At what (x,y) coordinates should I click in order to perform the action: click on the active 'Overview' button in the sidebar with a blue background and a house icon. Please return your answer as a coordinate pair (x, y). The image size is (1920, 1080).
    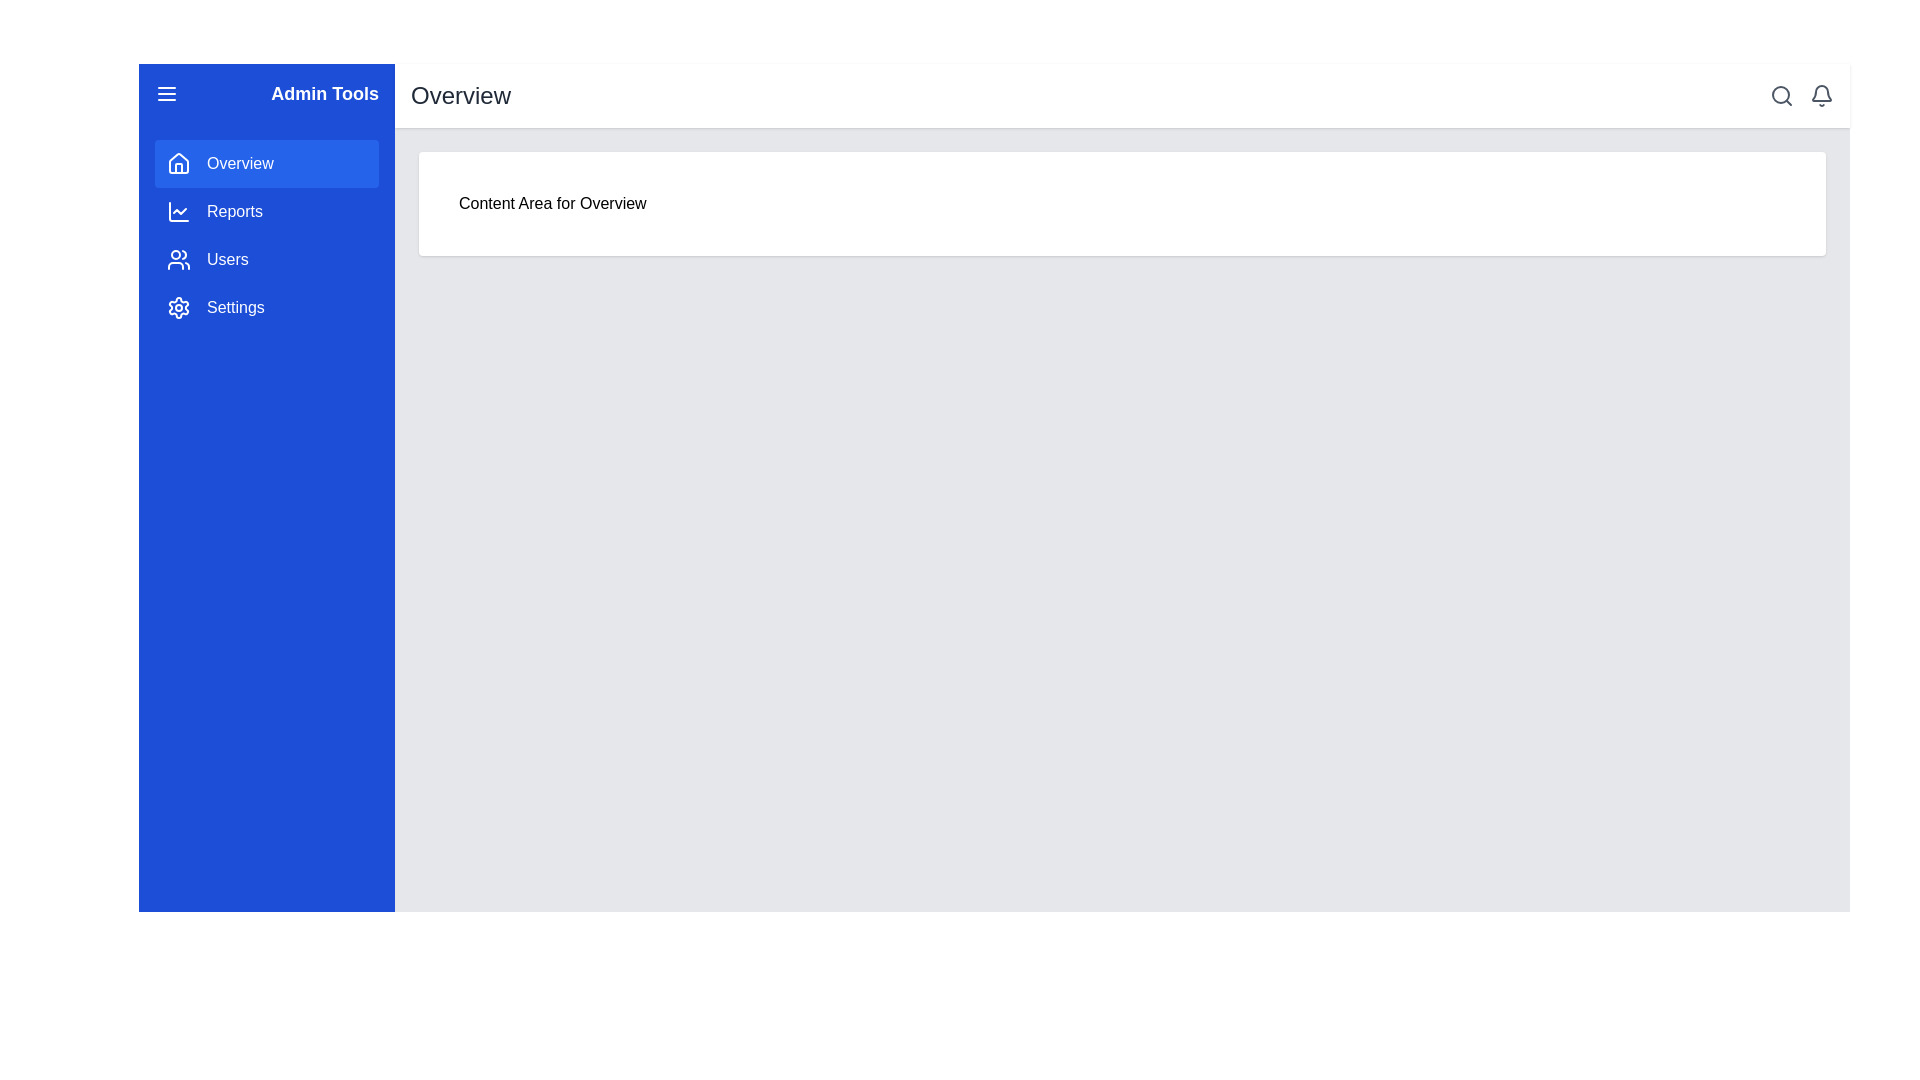
    Looking at the image, I should click on (266, 163).